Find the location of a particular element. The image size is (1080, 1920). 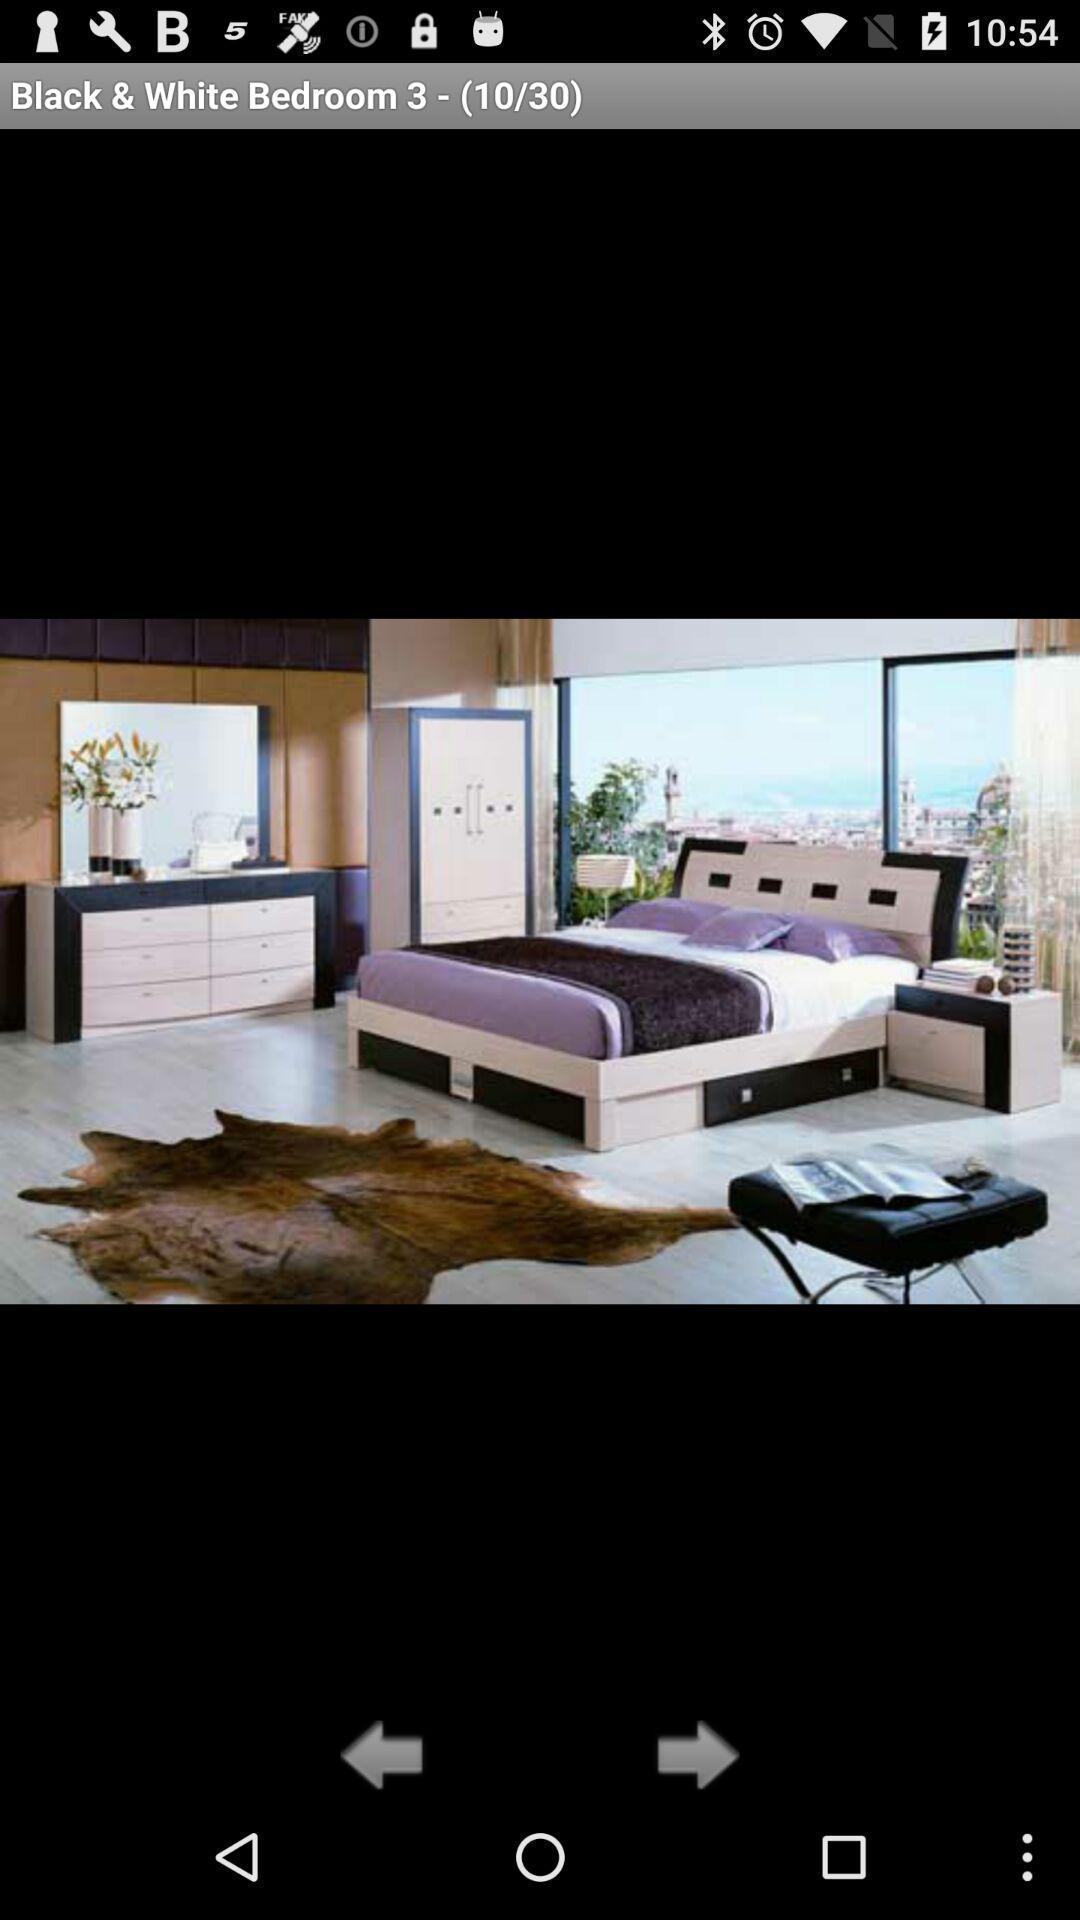

scrolls to the left is located at coordinates (387, 1756).